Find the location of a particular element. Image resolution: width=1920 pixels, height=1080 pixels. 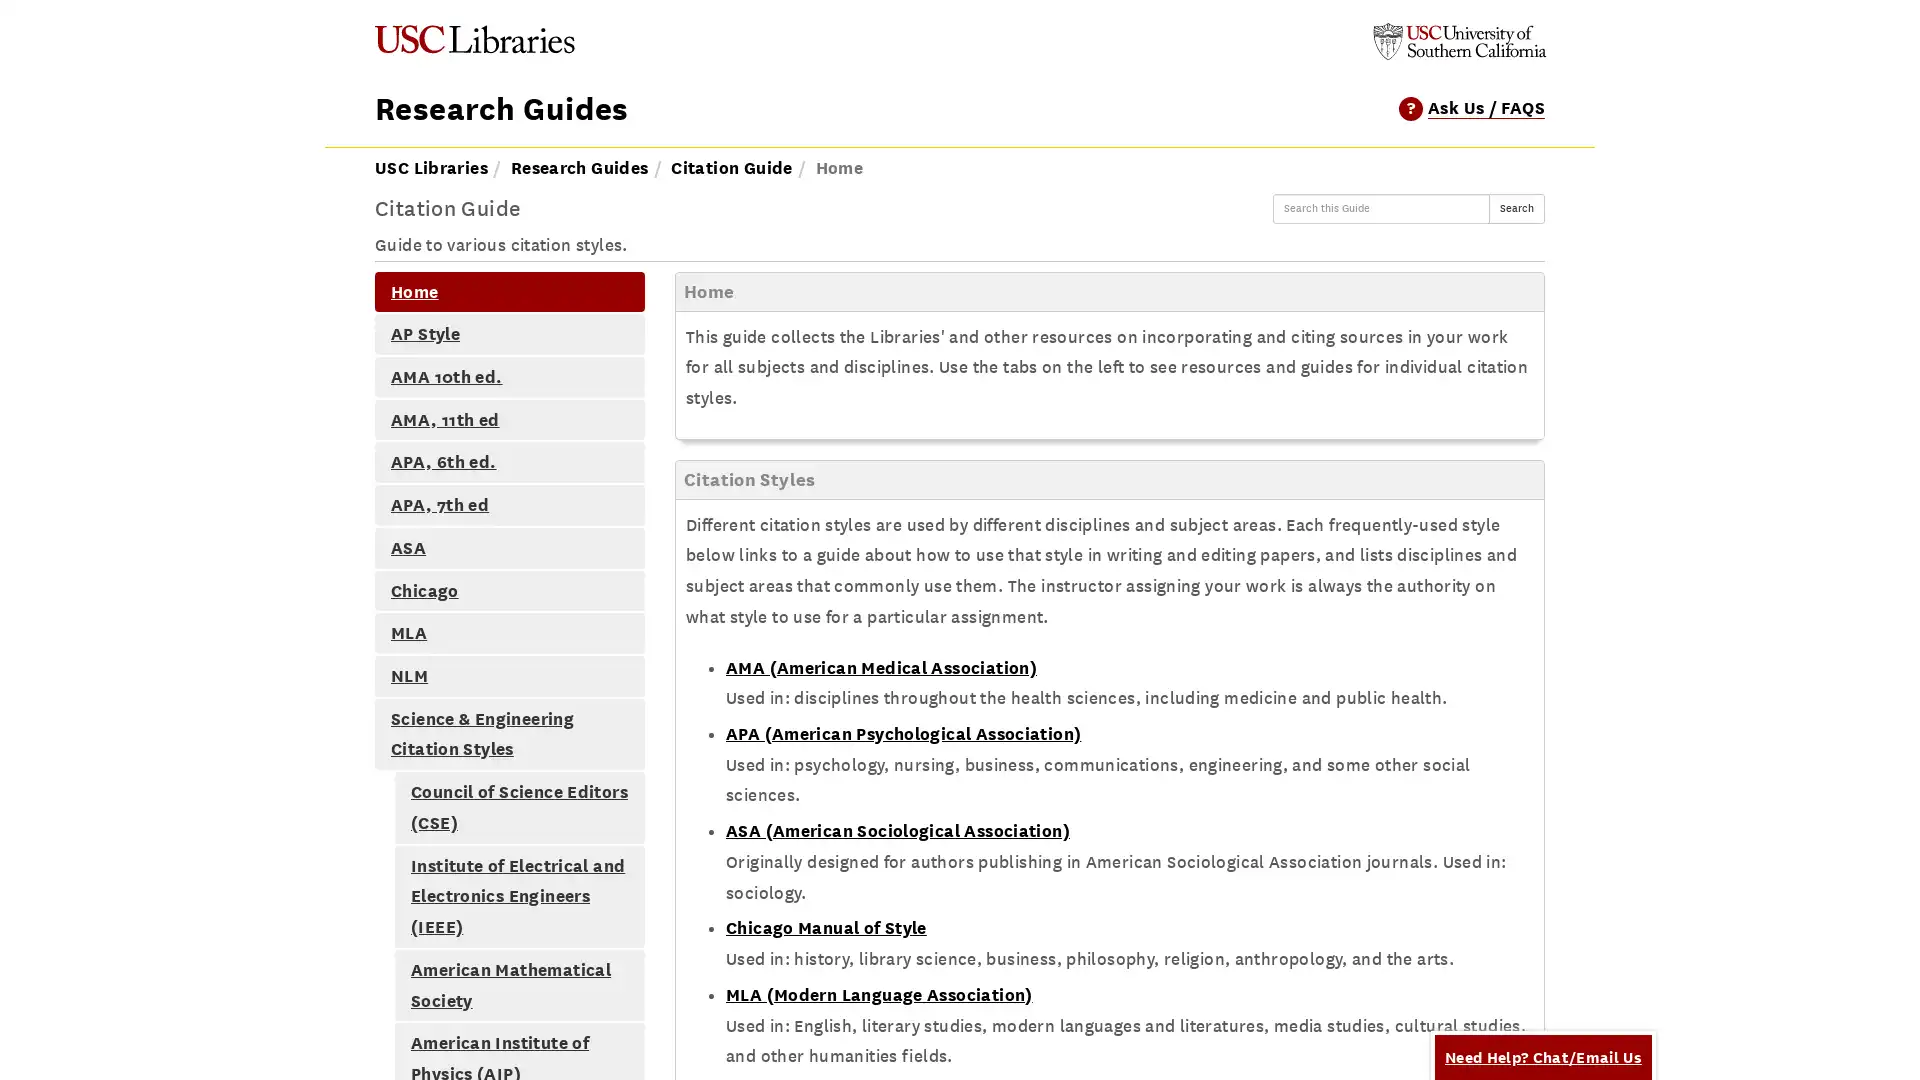

Search is located at coordinates (1516, 208).